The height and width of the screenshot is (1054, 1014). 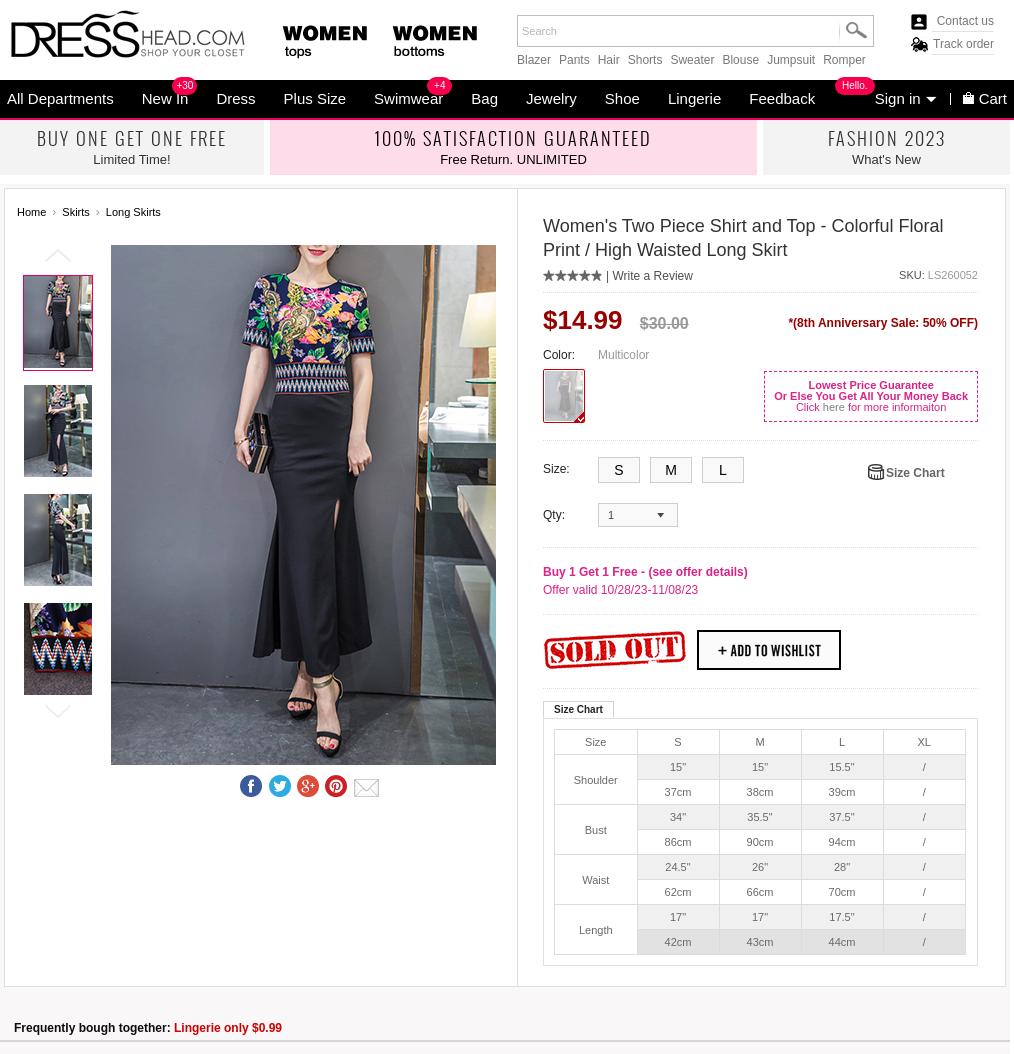 What do you see at coordinates (607, 58) in the screenshot?
I see `'Hair'` at bounding box center [607, 58].